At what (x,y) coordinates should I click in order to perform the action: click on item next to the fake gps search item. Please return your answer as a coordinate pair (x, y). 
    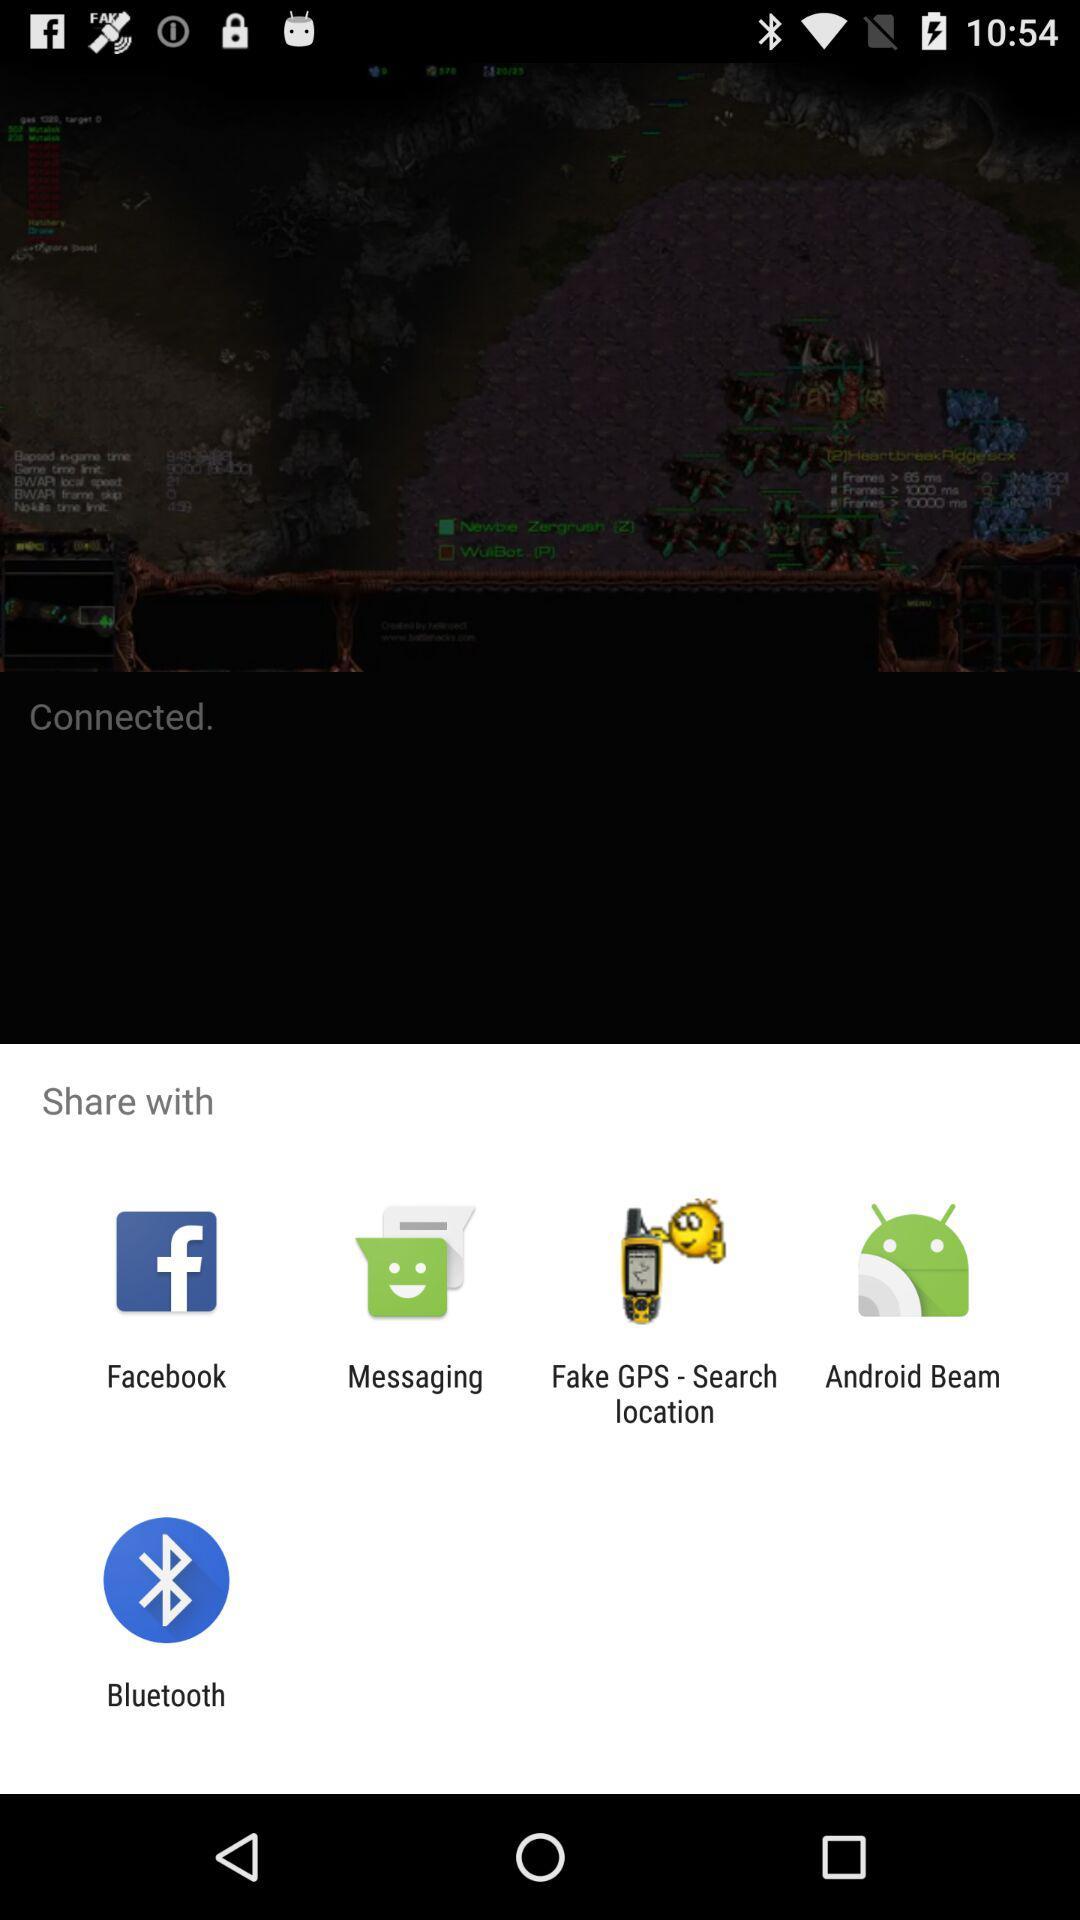
    Looking at the image, I should click on (414, 1392).